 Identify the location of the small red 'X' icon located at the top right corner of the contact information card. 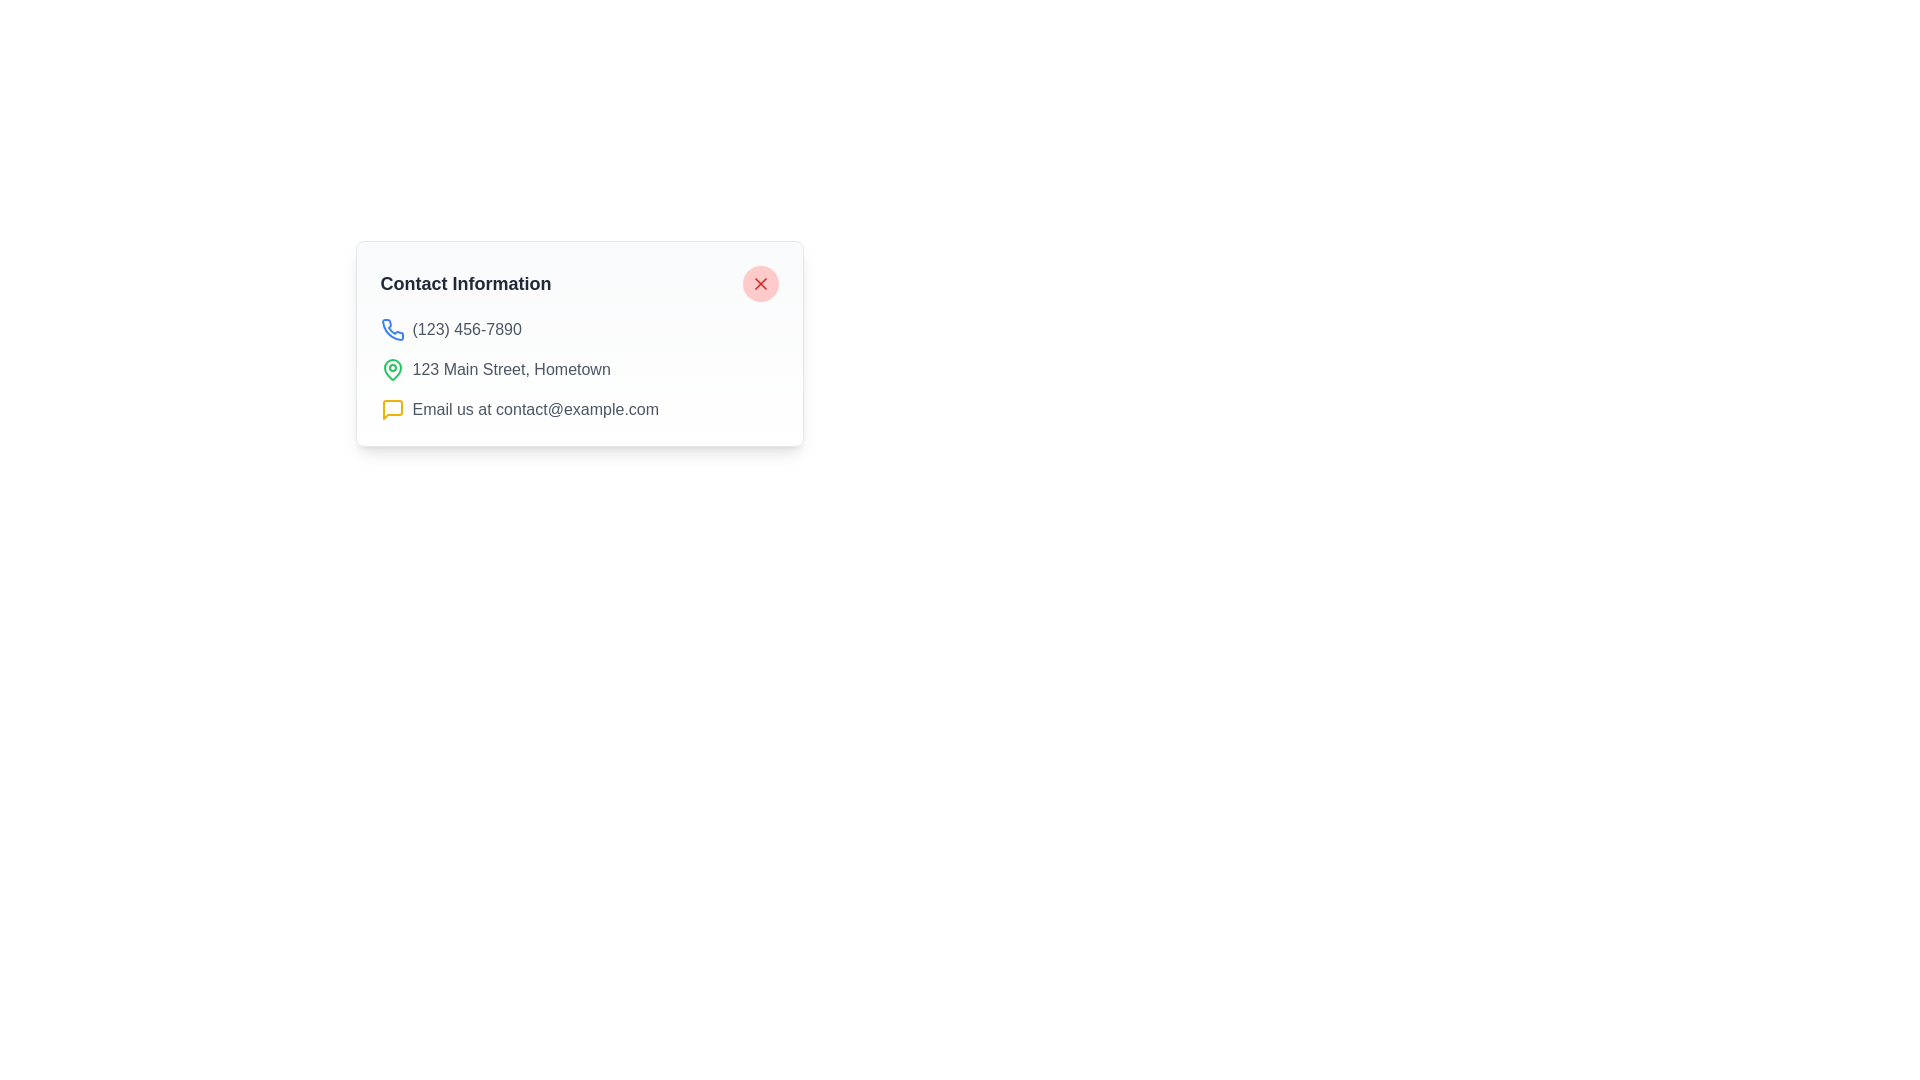
(759, 284).